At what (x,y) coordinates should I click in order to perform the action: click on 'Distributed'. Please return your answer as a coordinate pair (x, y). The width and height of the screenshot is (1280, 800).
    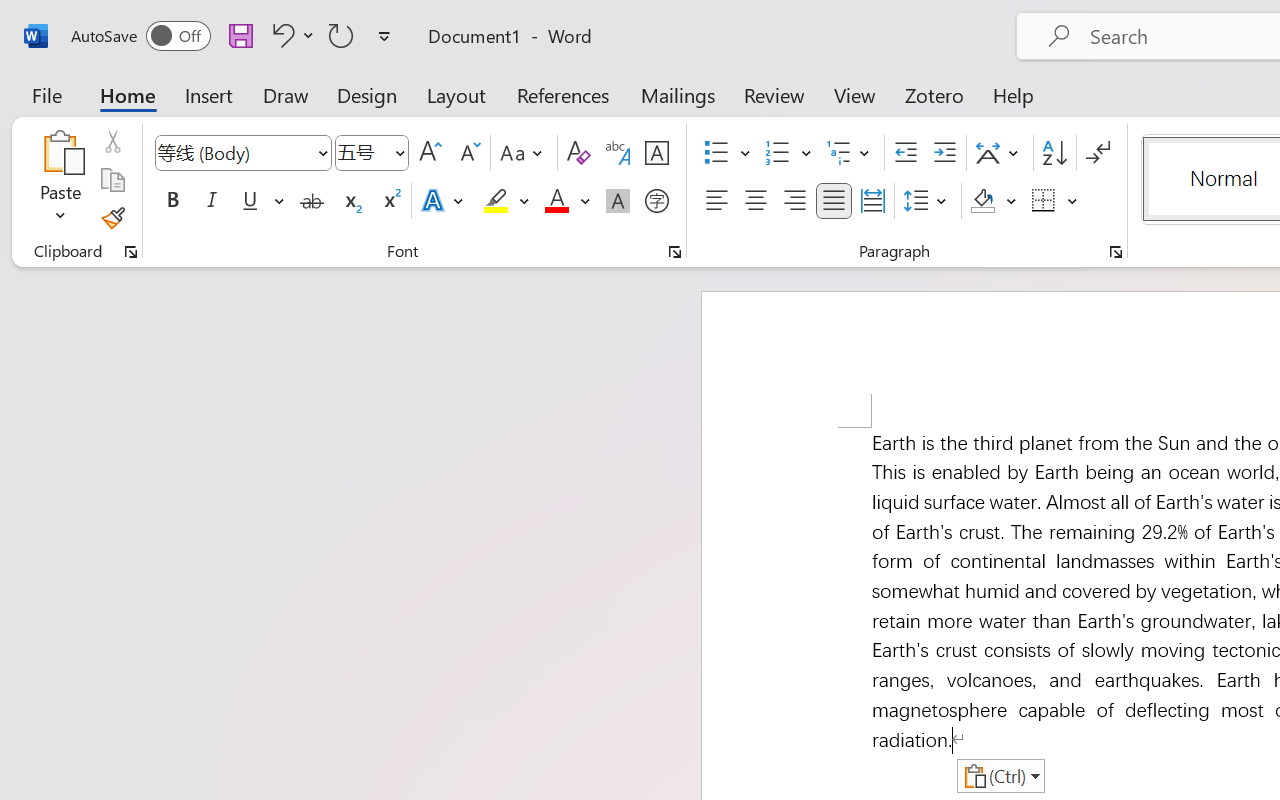
    Looking at the image, I should click on (872, 201).